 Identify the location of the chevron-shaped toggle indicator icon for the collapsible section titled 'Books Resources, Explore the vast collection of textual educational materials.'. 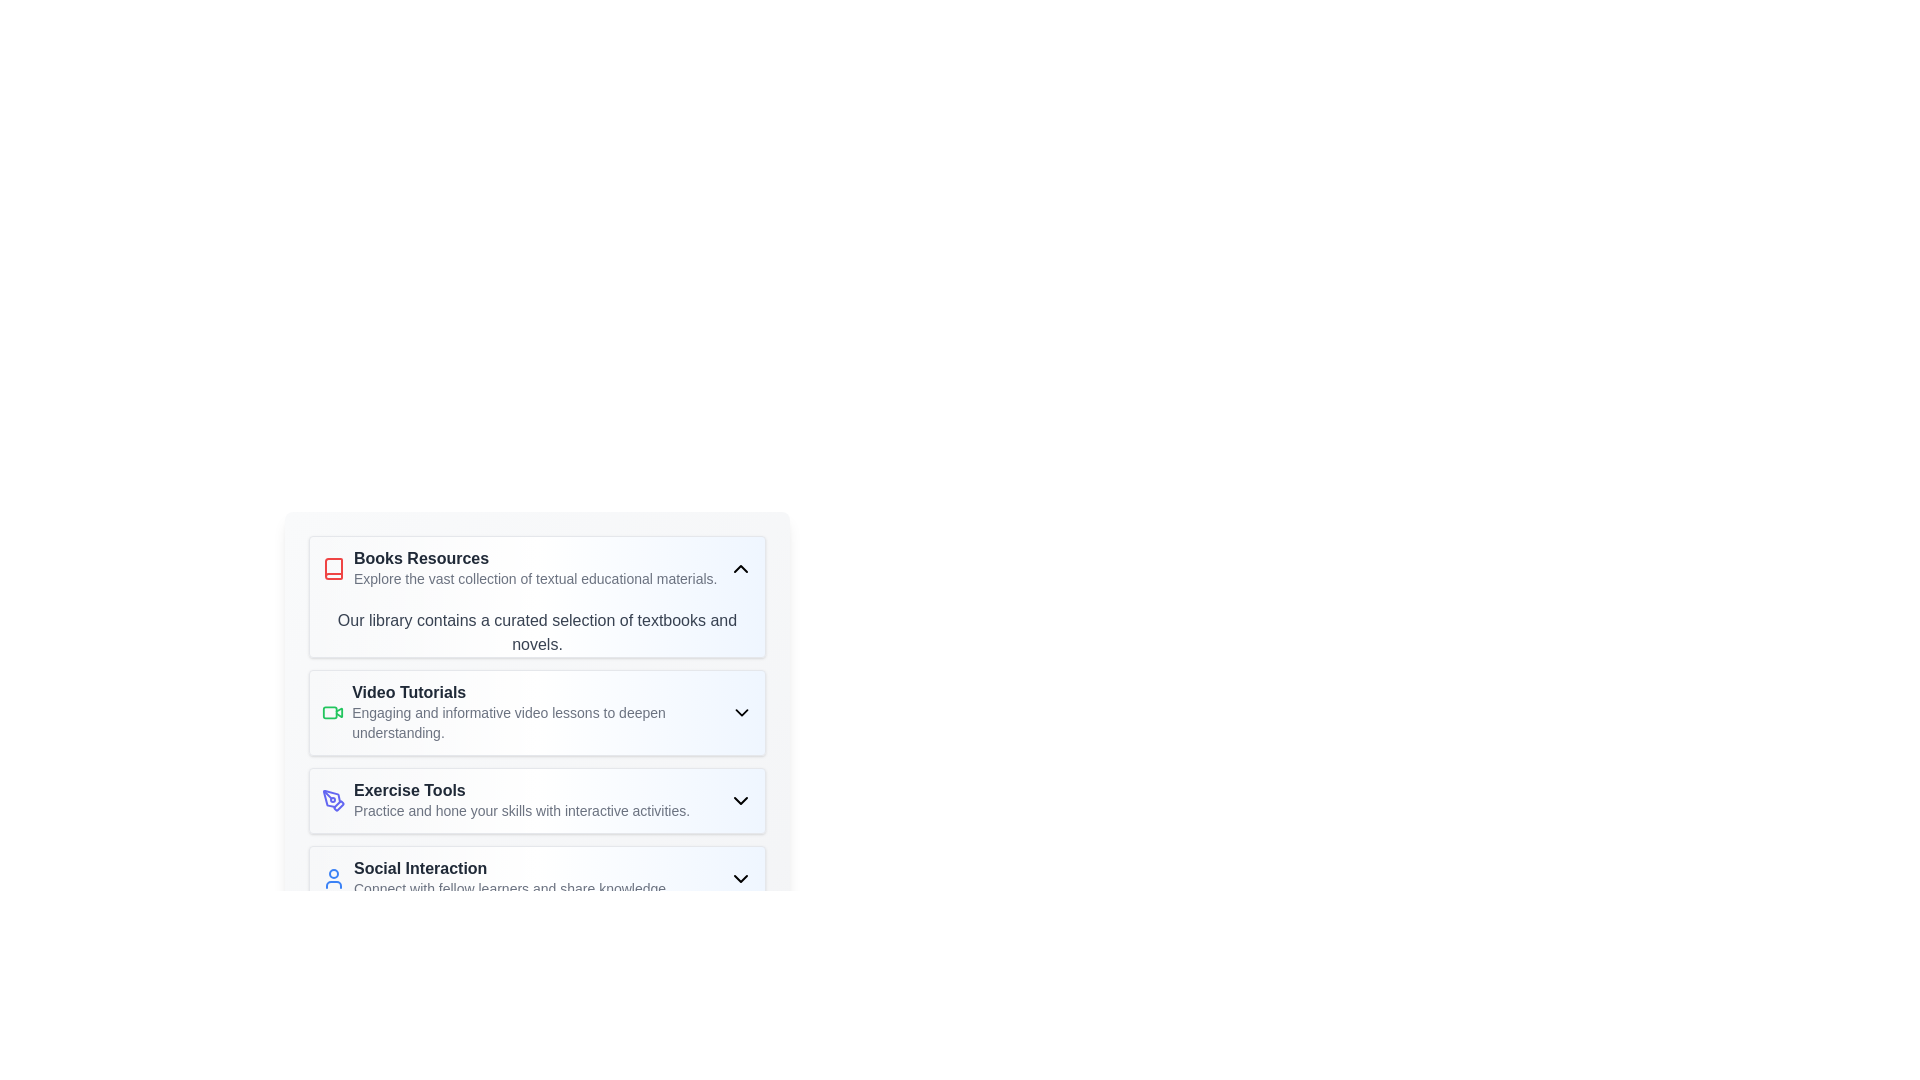
(739, 569).